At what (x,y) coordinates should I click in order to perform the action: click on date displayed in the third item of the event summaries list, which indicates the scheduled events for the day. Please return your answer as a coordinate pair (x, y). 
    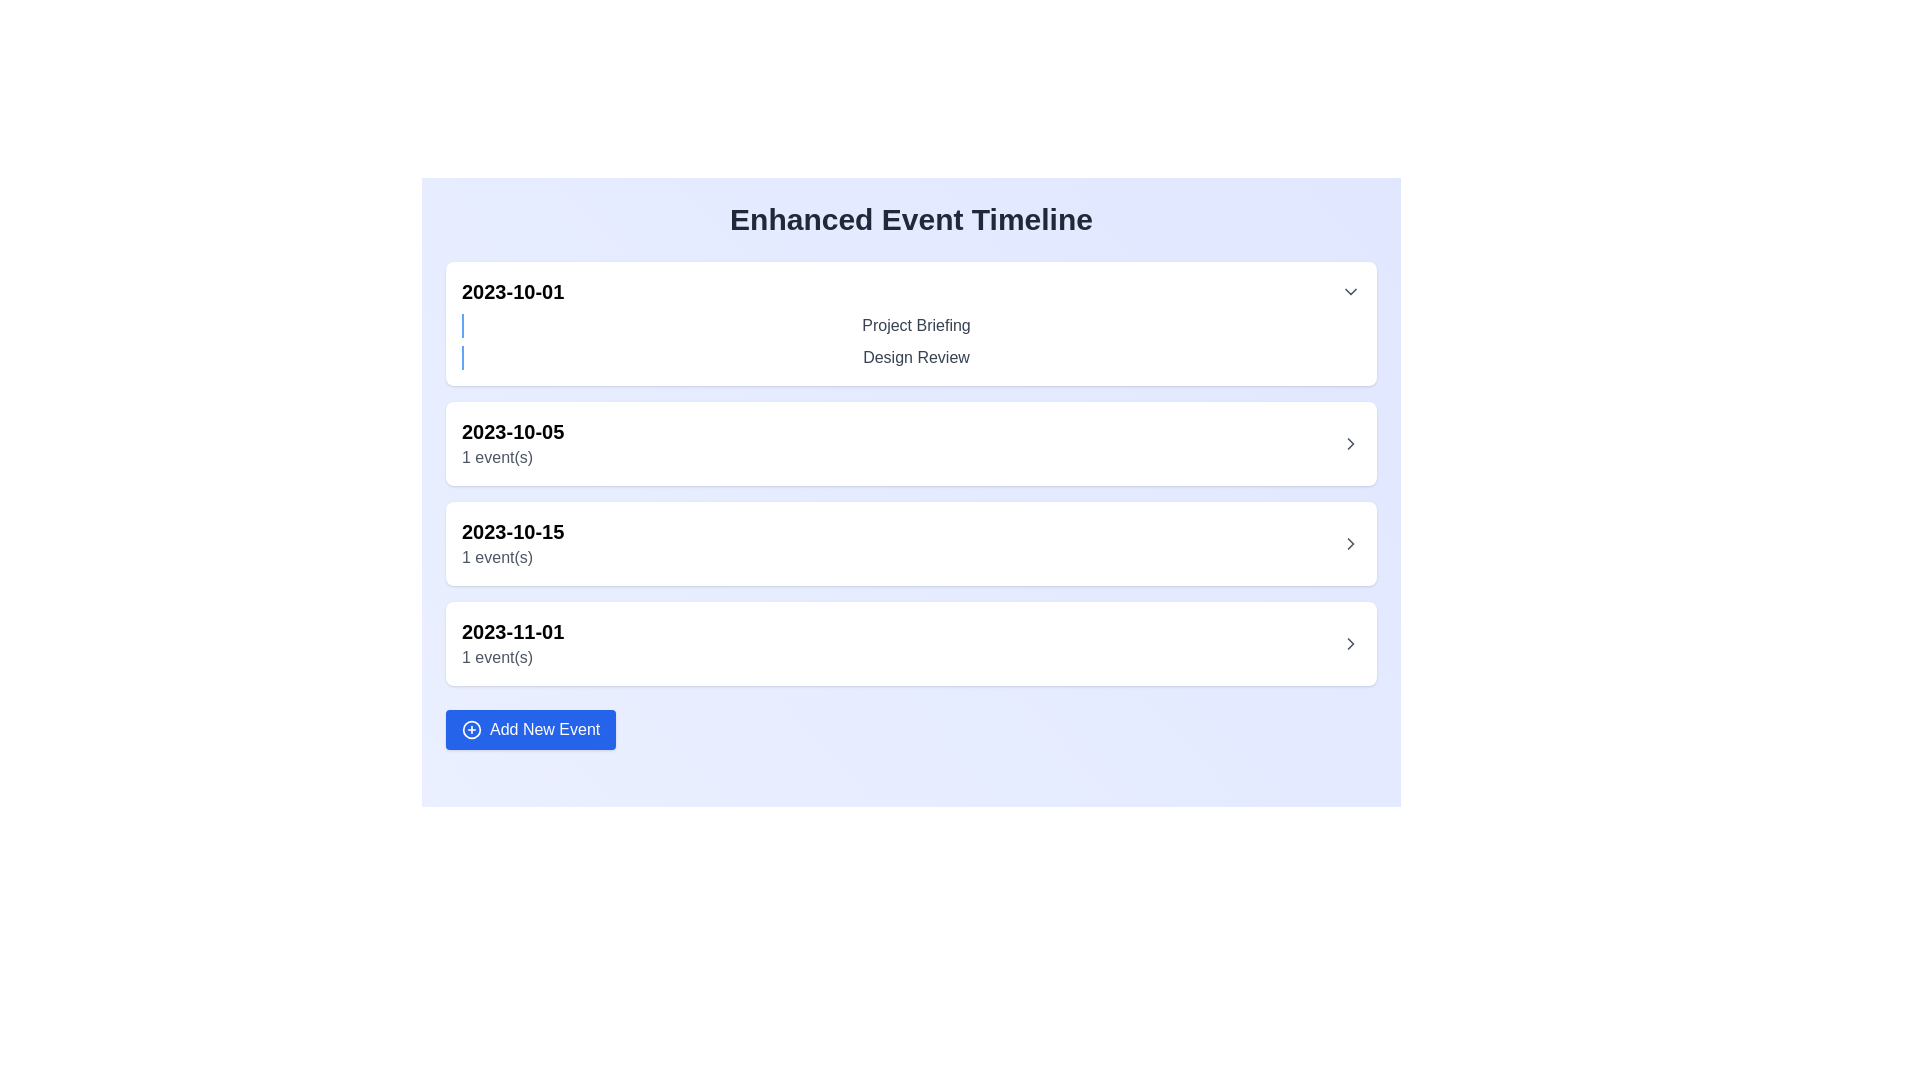
    Looking at the image, I should click on (513, 543).